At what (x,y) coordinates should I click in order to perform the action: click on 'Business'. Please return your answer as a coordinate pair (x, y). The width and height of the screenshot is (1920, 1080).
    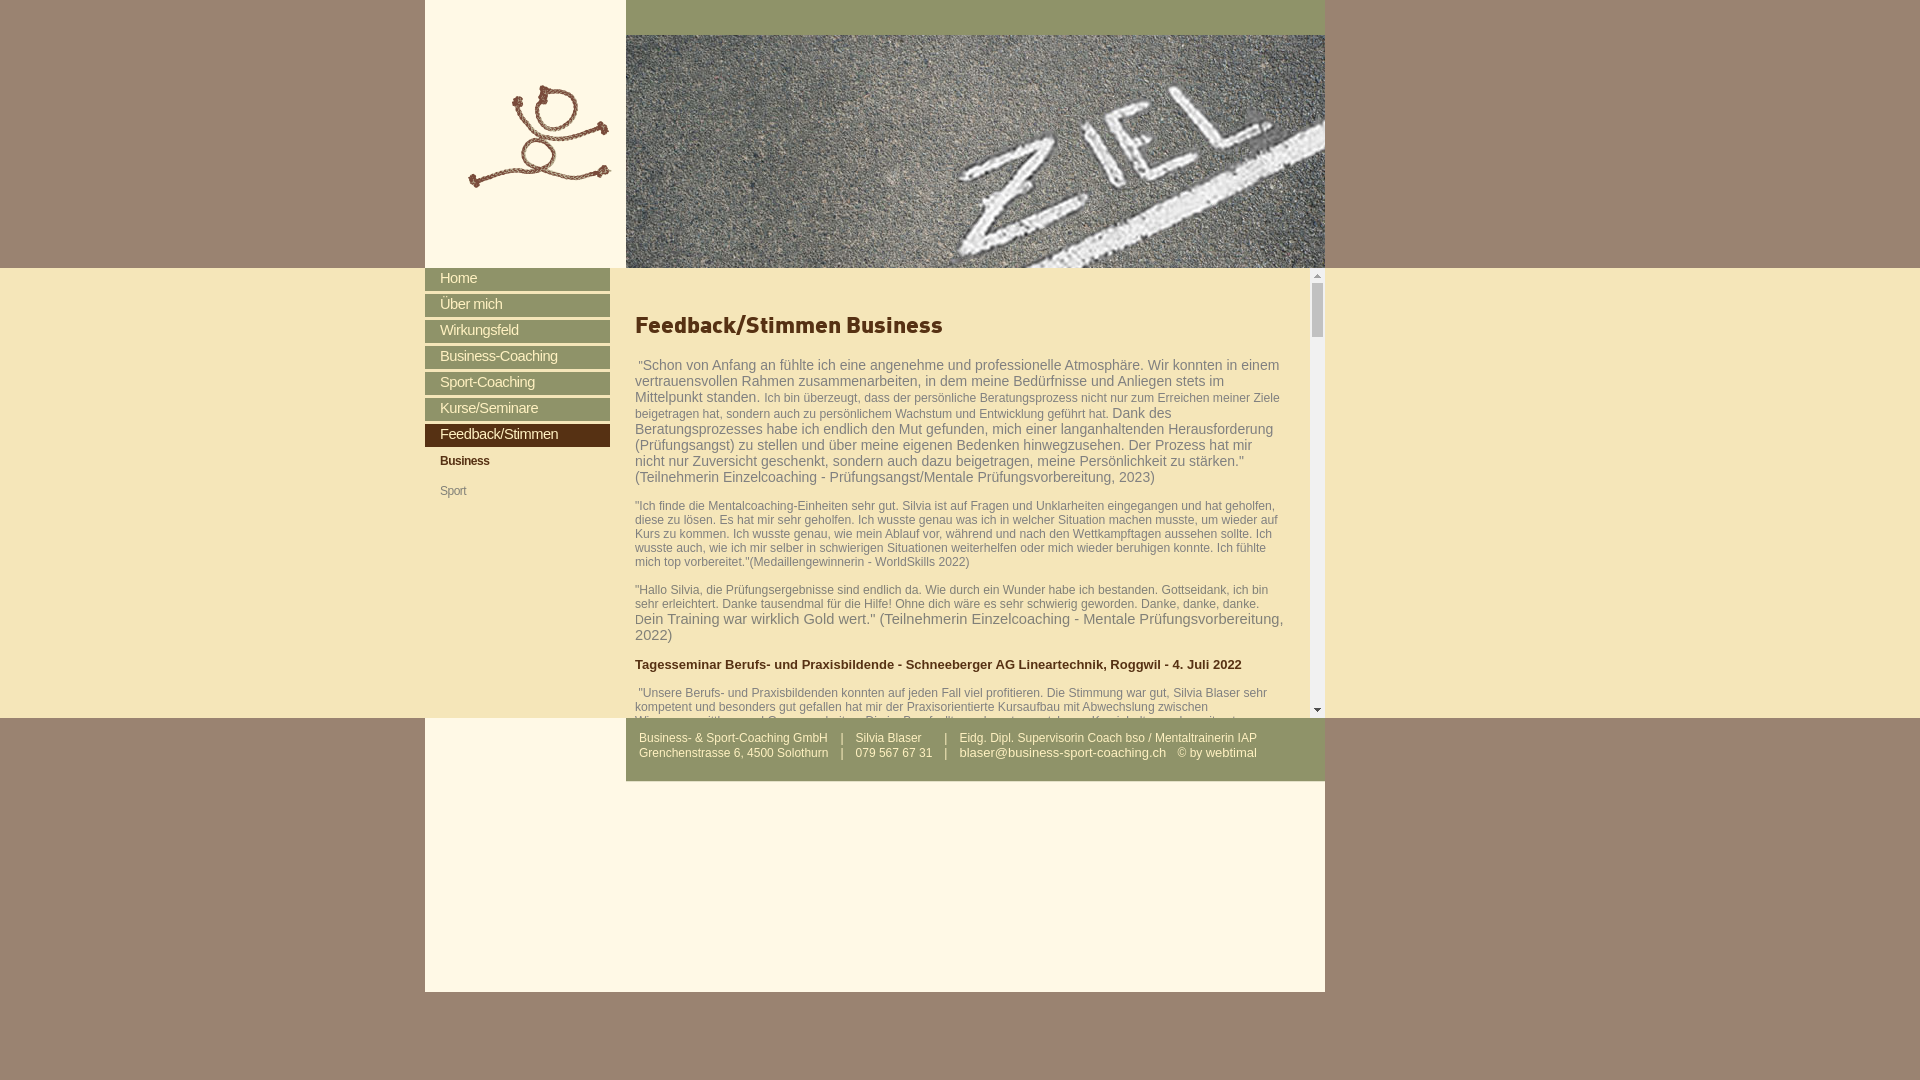
    Looking at the image, I should click on (516, 462).